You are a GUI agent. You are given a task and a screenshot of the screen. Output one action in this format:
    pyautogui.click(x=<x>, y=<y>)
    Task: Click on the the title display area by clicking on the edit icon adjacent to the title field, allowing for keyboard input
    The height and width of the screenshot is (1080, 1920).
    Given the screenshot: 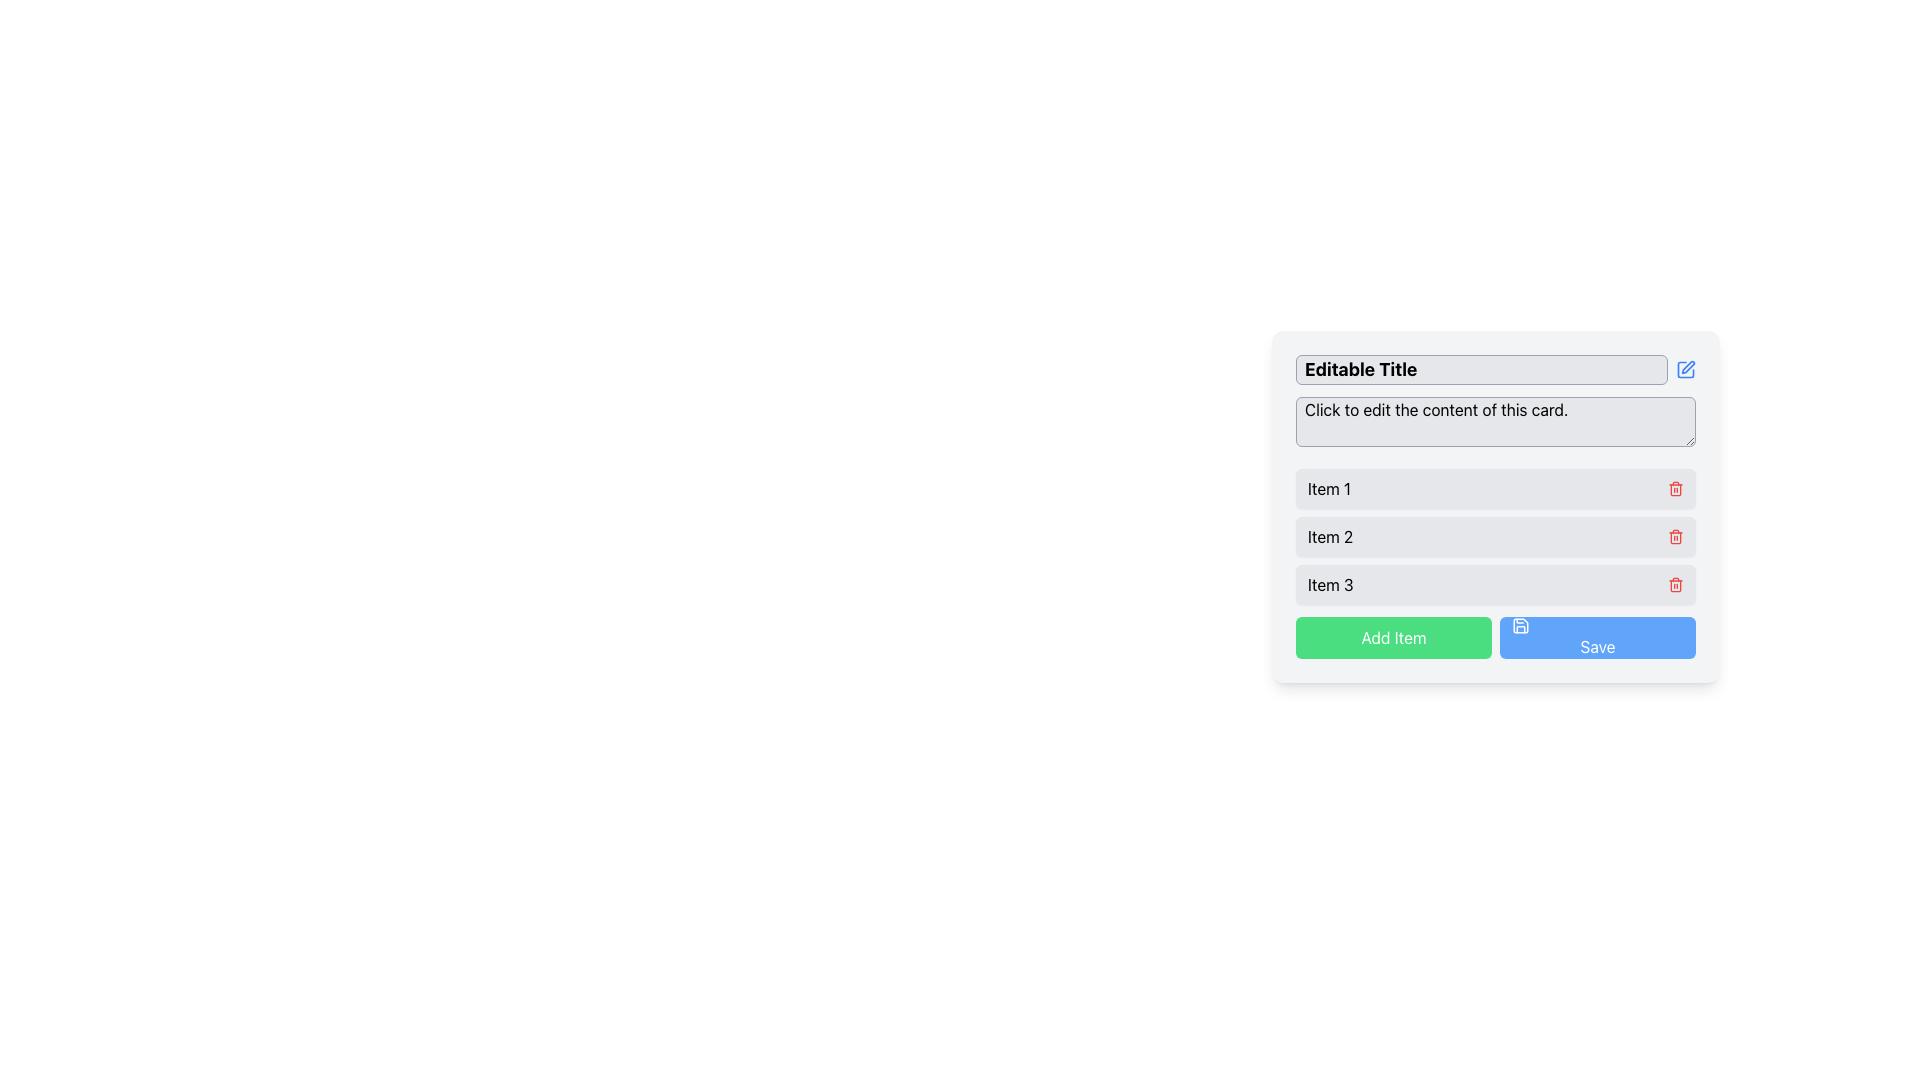 What is the action you would take?
    pyautogui.click(x=1496, y=370)
    